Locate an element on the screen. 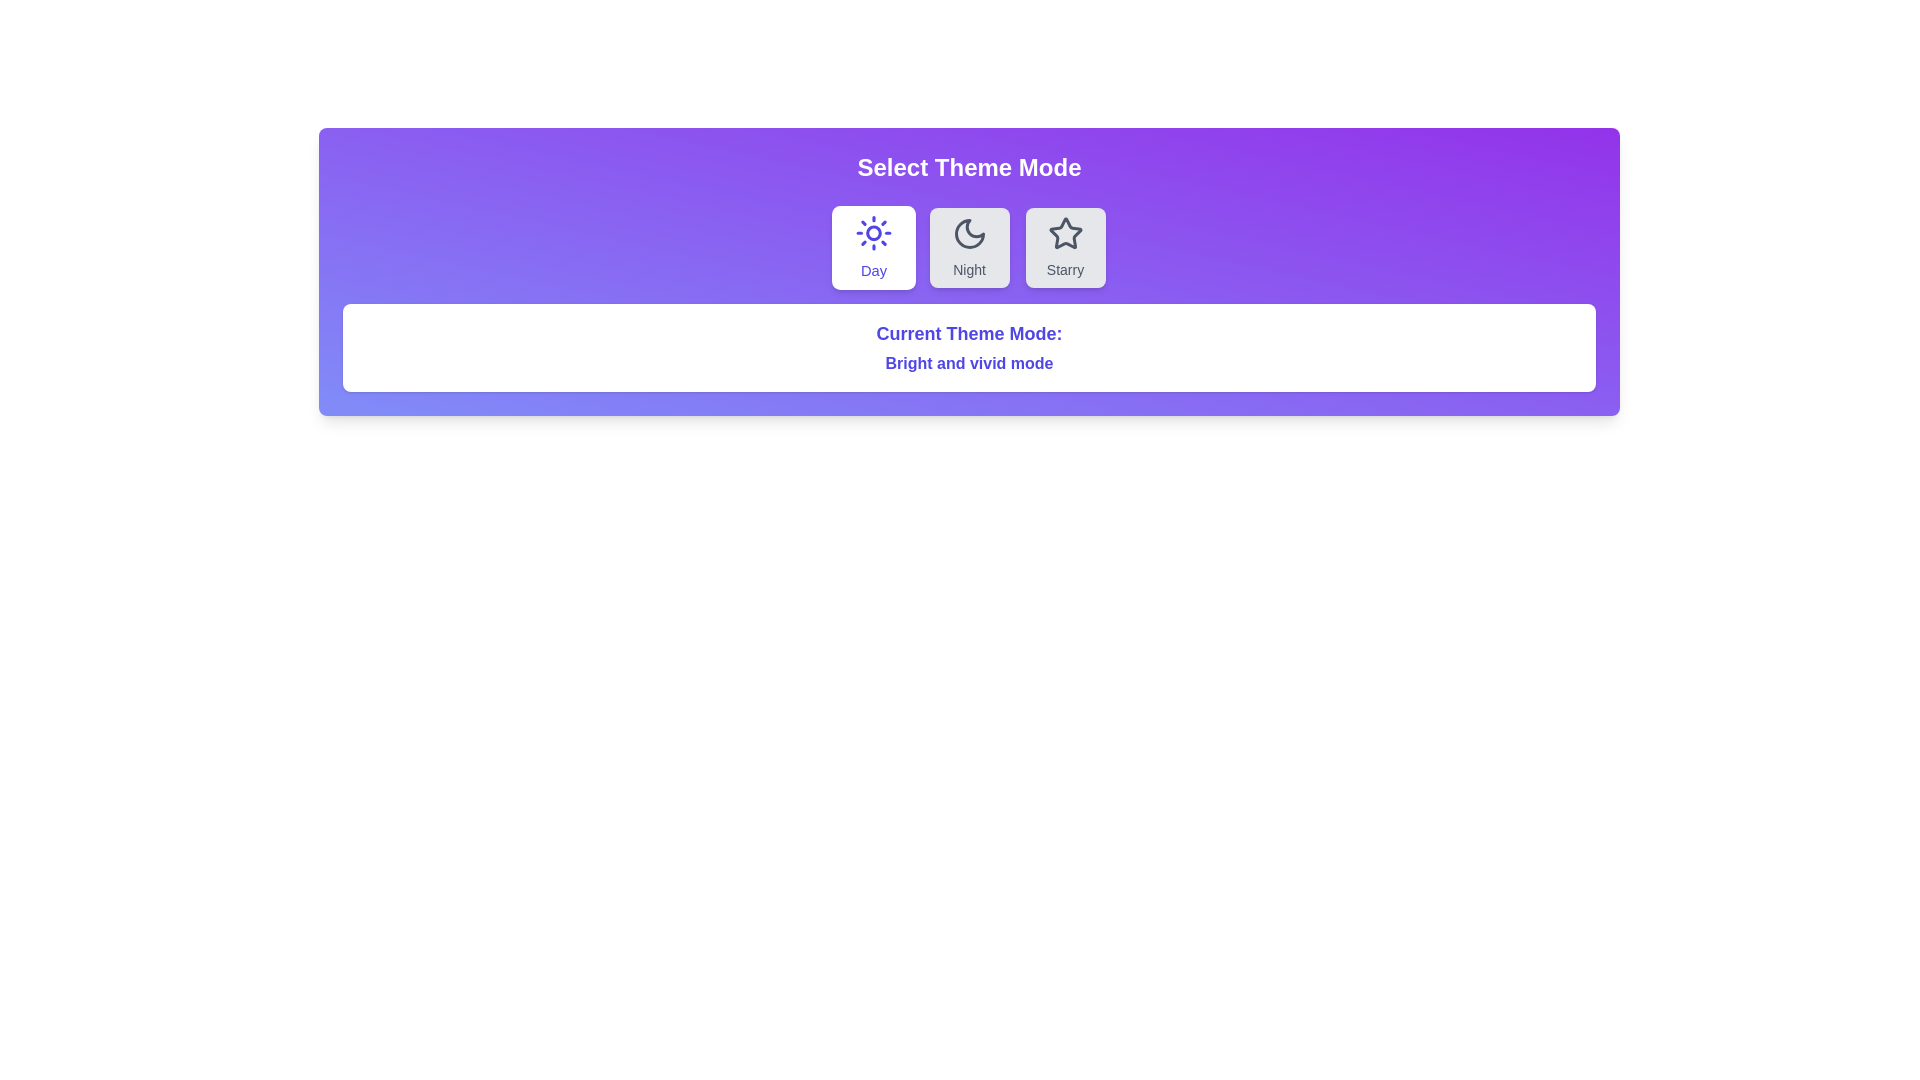  the Day button to observe visual feedback is located at coordinates (873, 246).